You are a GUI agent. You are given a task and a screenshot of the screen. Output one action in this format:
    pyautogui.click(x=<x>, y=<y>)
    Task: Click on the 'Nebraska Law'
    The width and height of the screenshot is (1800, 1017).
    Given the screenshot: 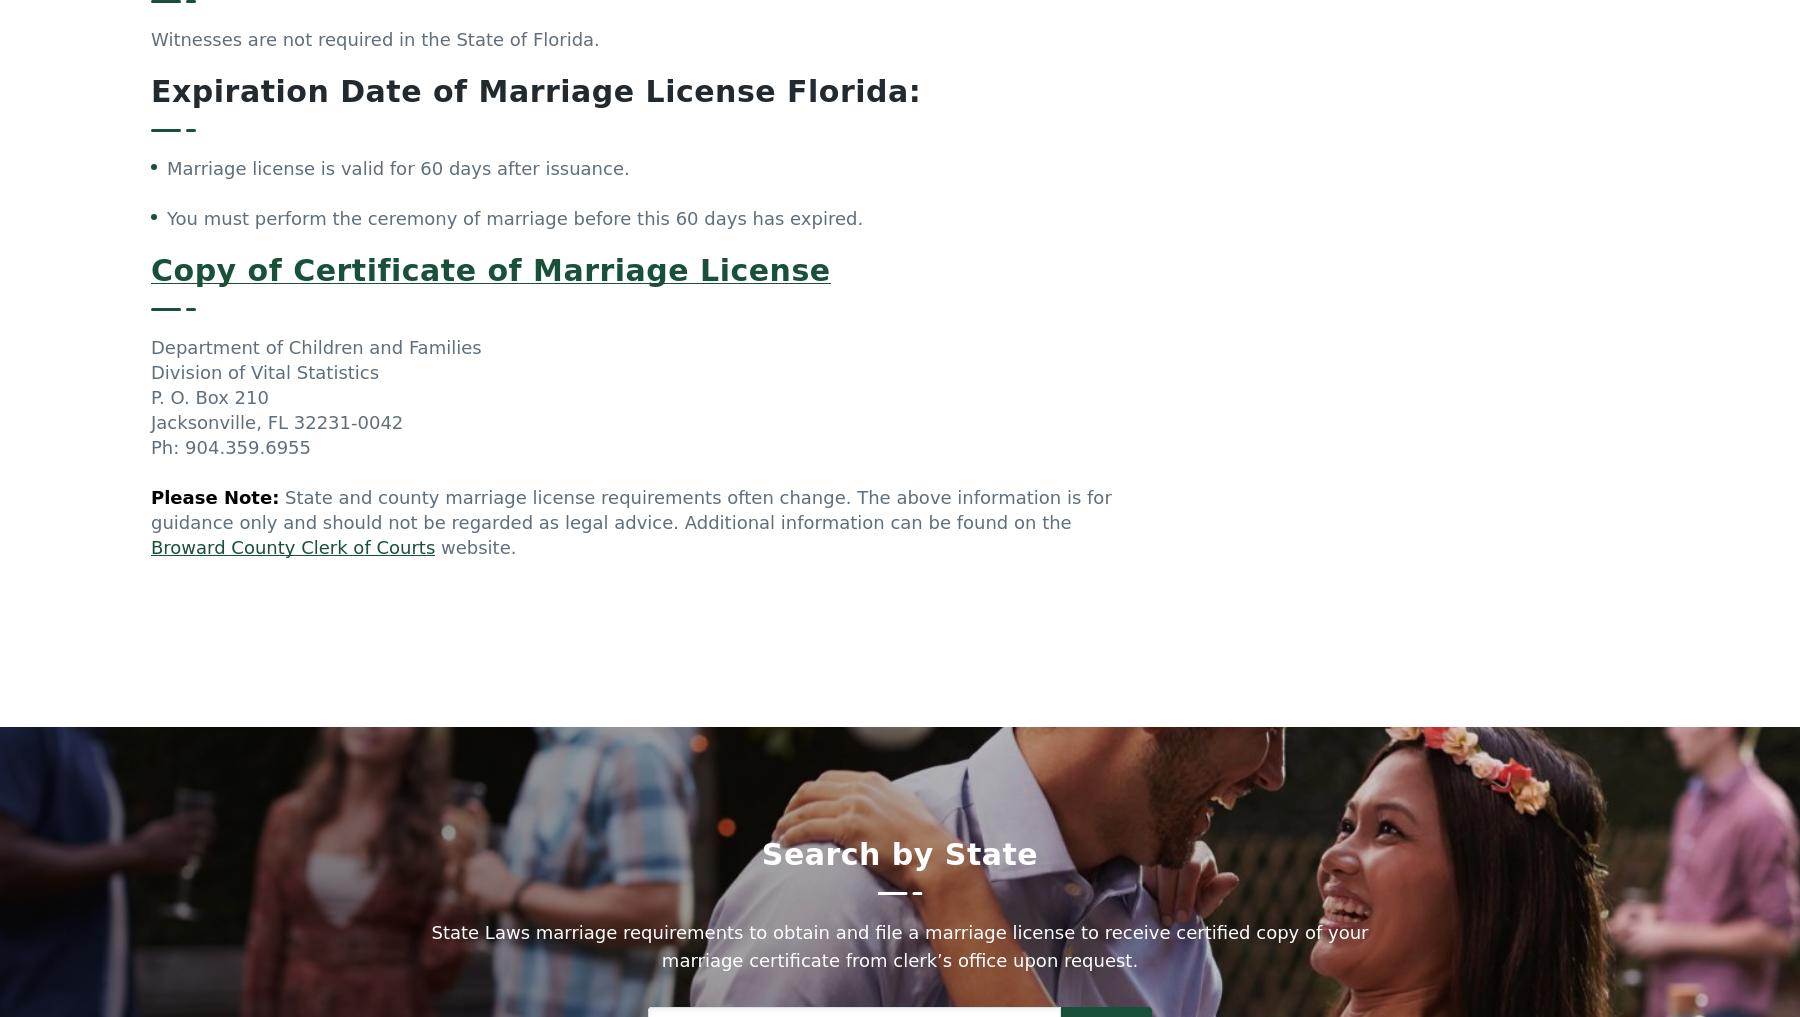 What is the action you would take?
    pyautogui.click(x=615, y=865)
    